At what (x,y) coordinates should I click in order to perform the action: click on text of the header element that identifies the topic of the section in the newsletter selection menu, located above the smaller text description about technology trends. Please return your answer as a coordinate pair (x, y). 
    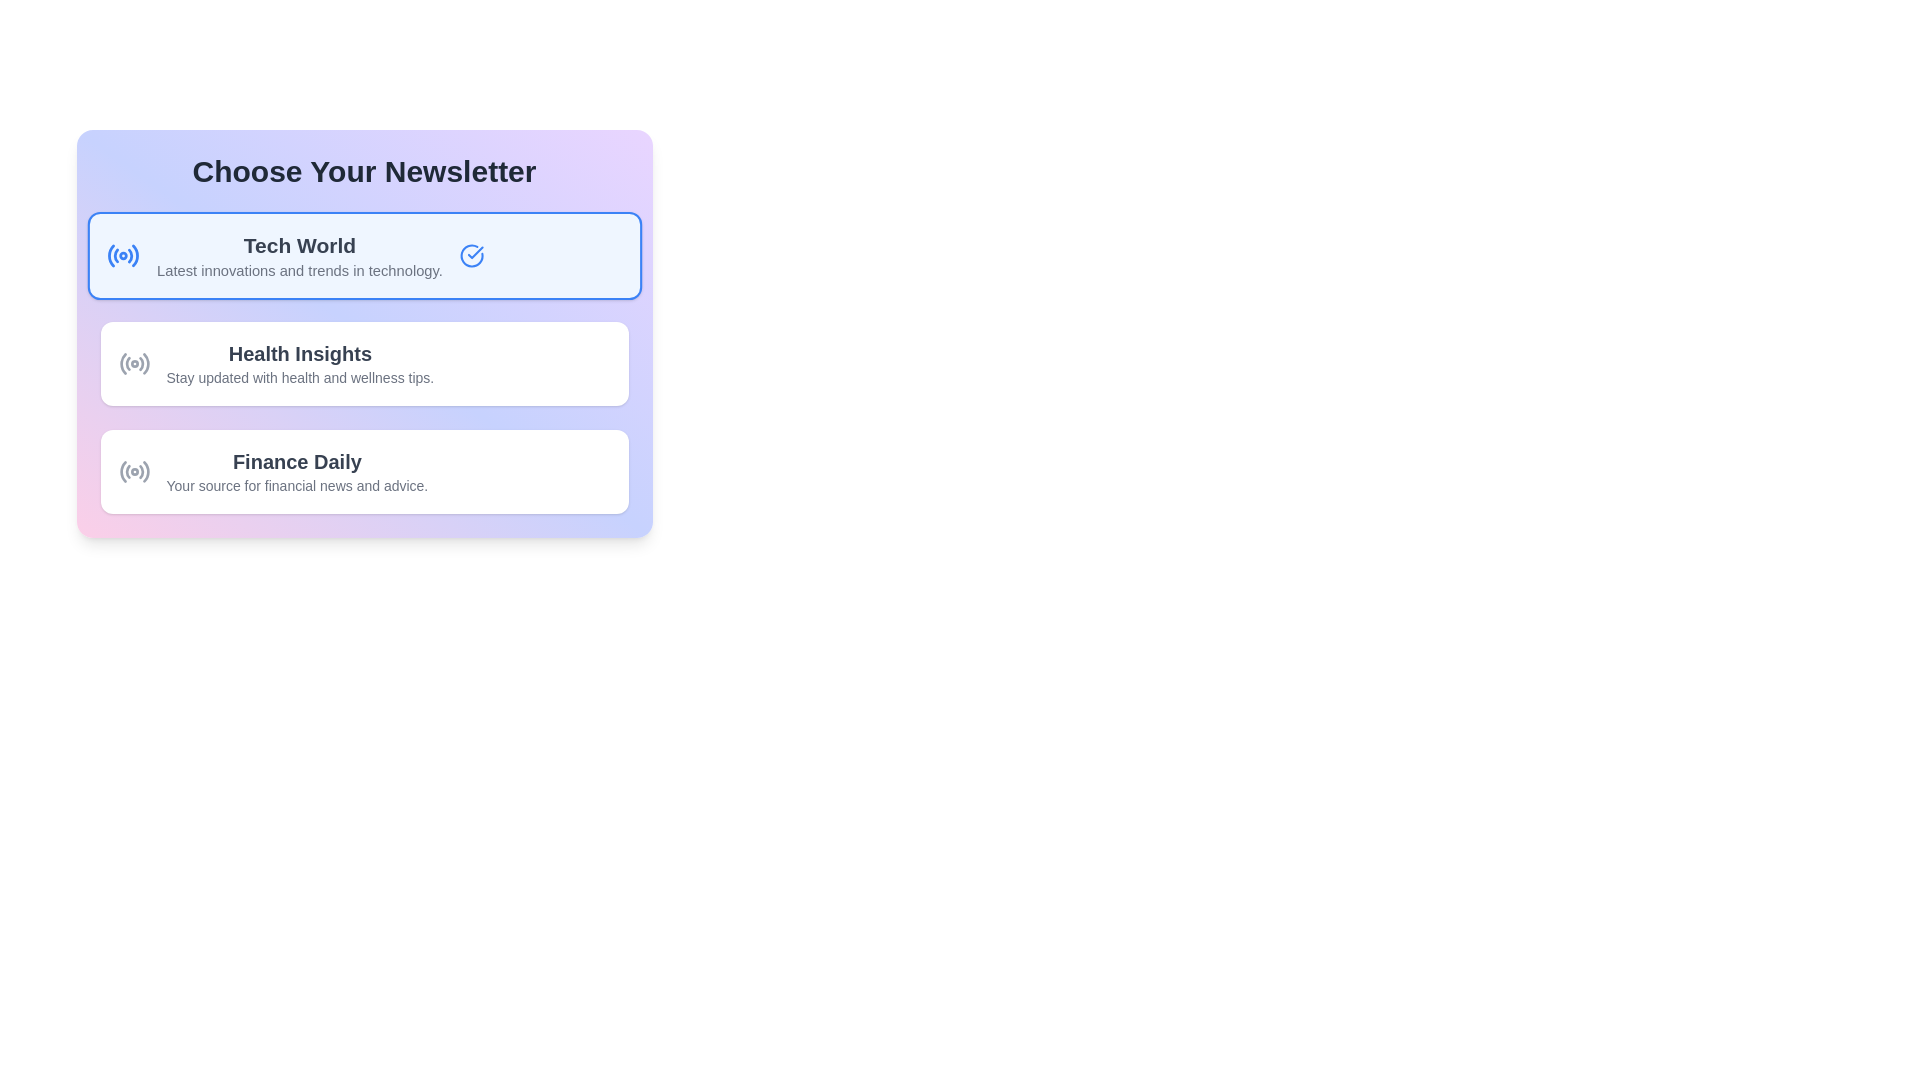
    Looking at the image, I should click on (298, 244).